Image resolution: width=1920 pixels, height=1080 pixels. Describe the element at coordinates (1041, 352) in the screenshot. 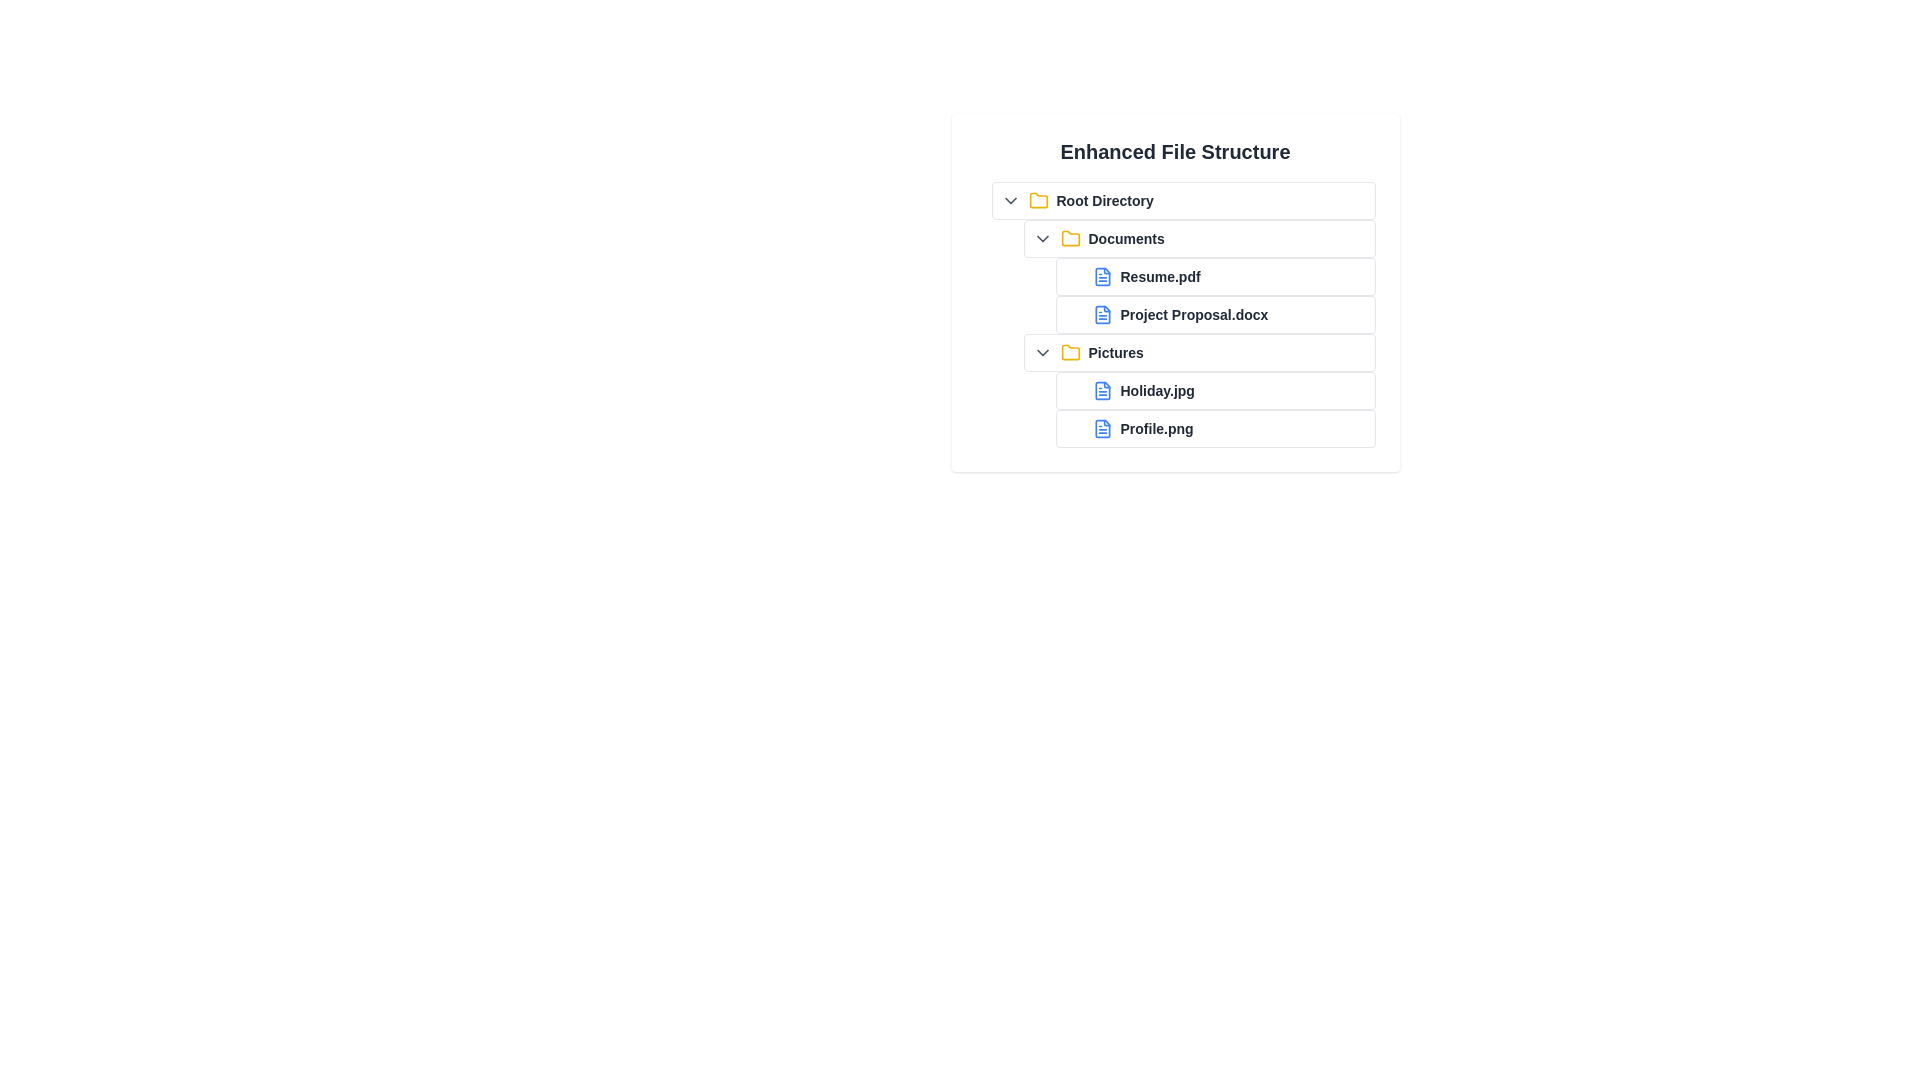

I see `the toggle switch icon located to the left of the 'Pictures' label, which allows users to expand or collapse the related section` at that location.